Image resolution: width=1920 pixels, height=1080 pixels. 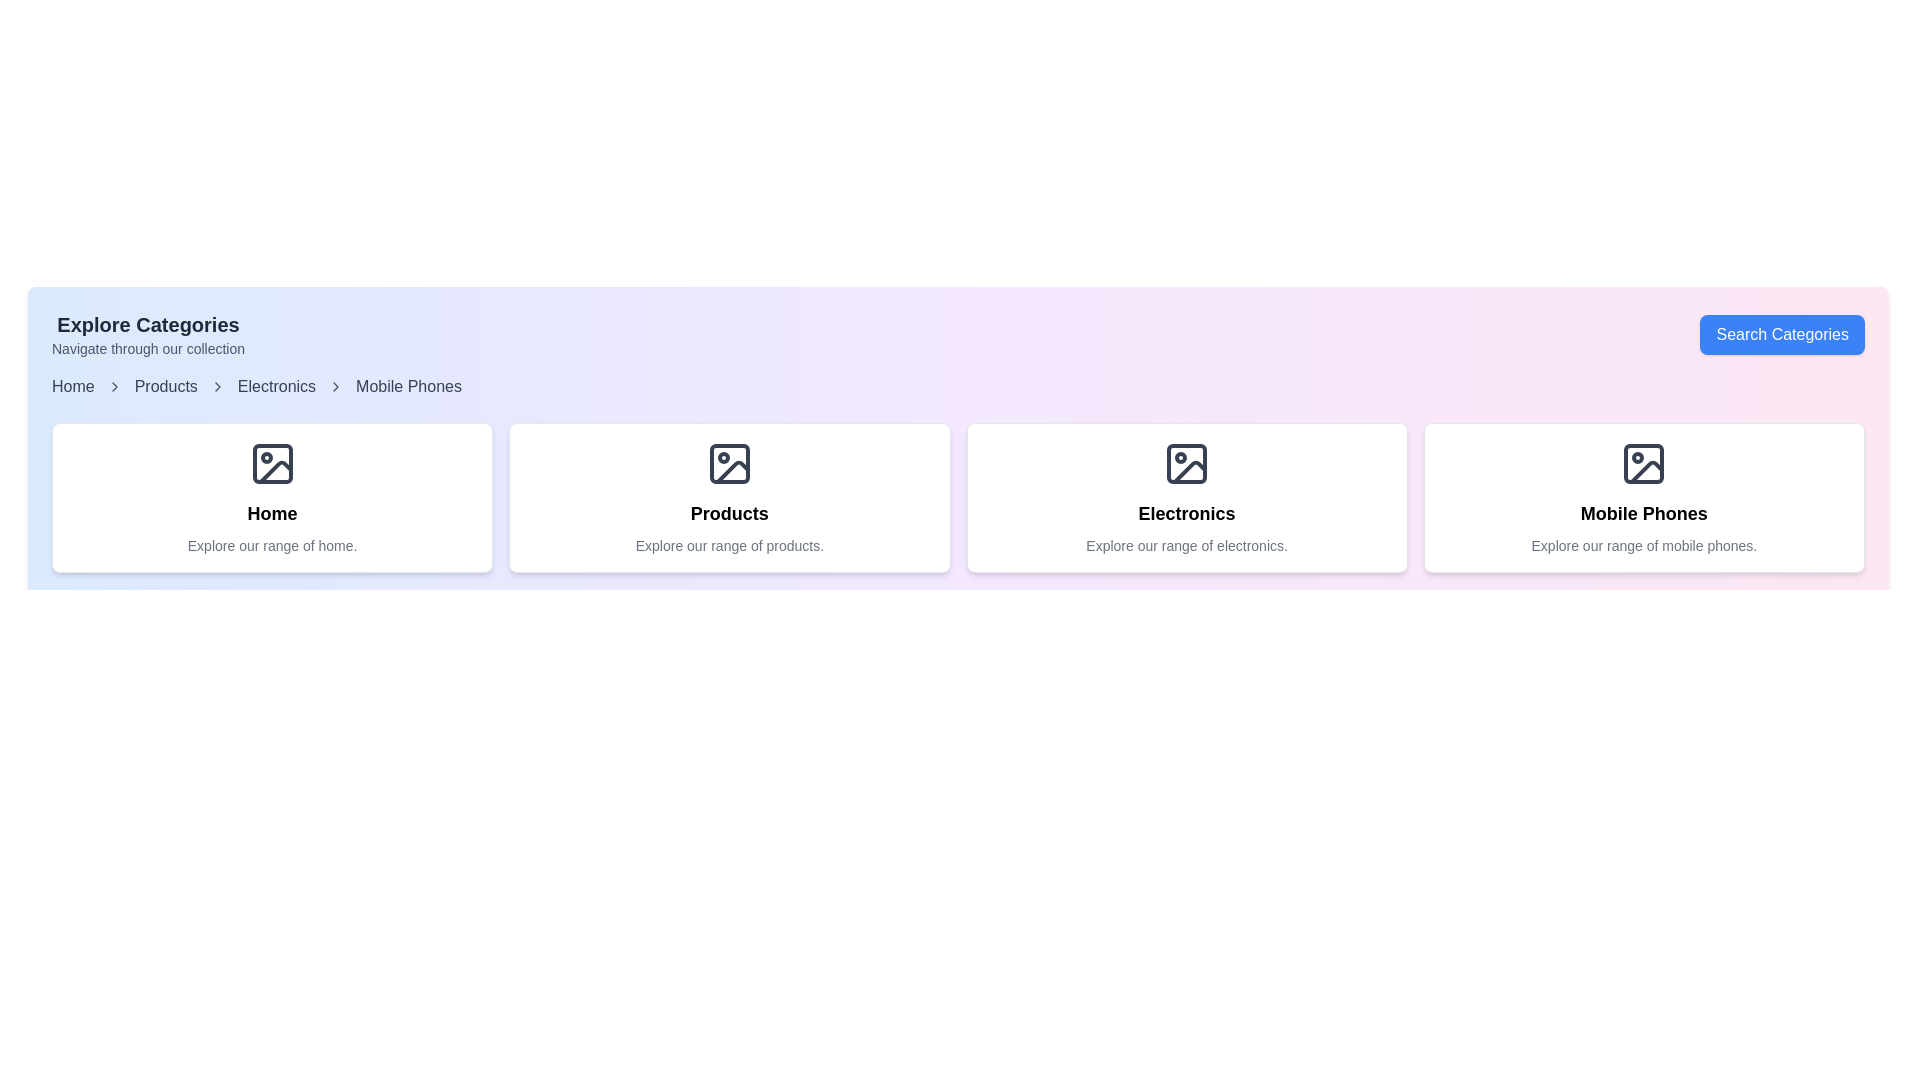 What do you see at coordinates (275, 386) in the screenshot?
I see `the clickable link labeled 'Electronics' in the breadcrumb navigation bar` at bounding box center [275, 386].